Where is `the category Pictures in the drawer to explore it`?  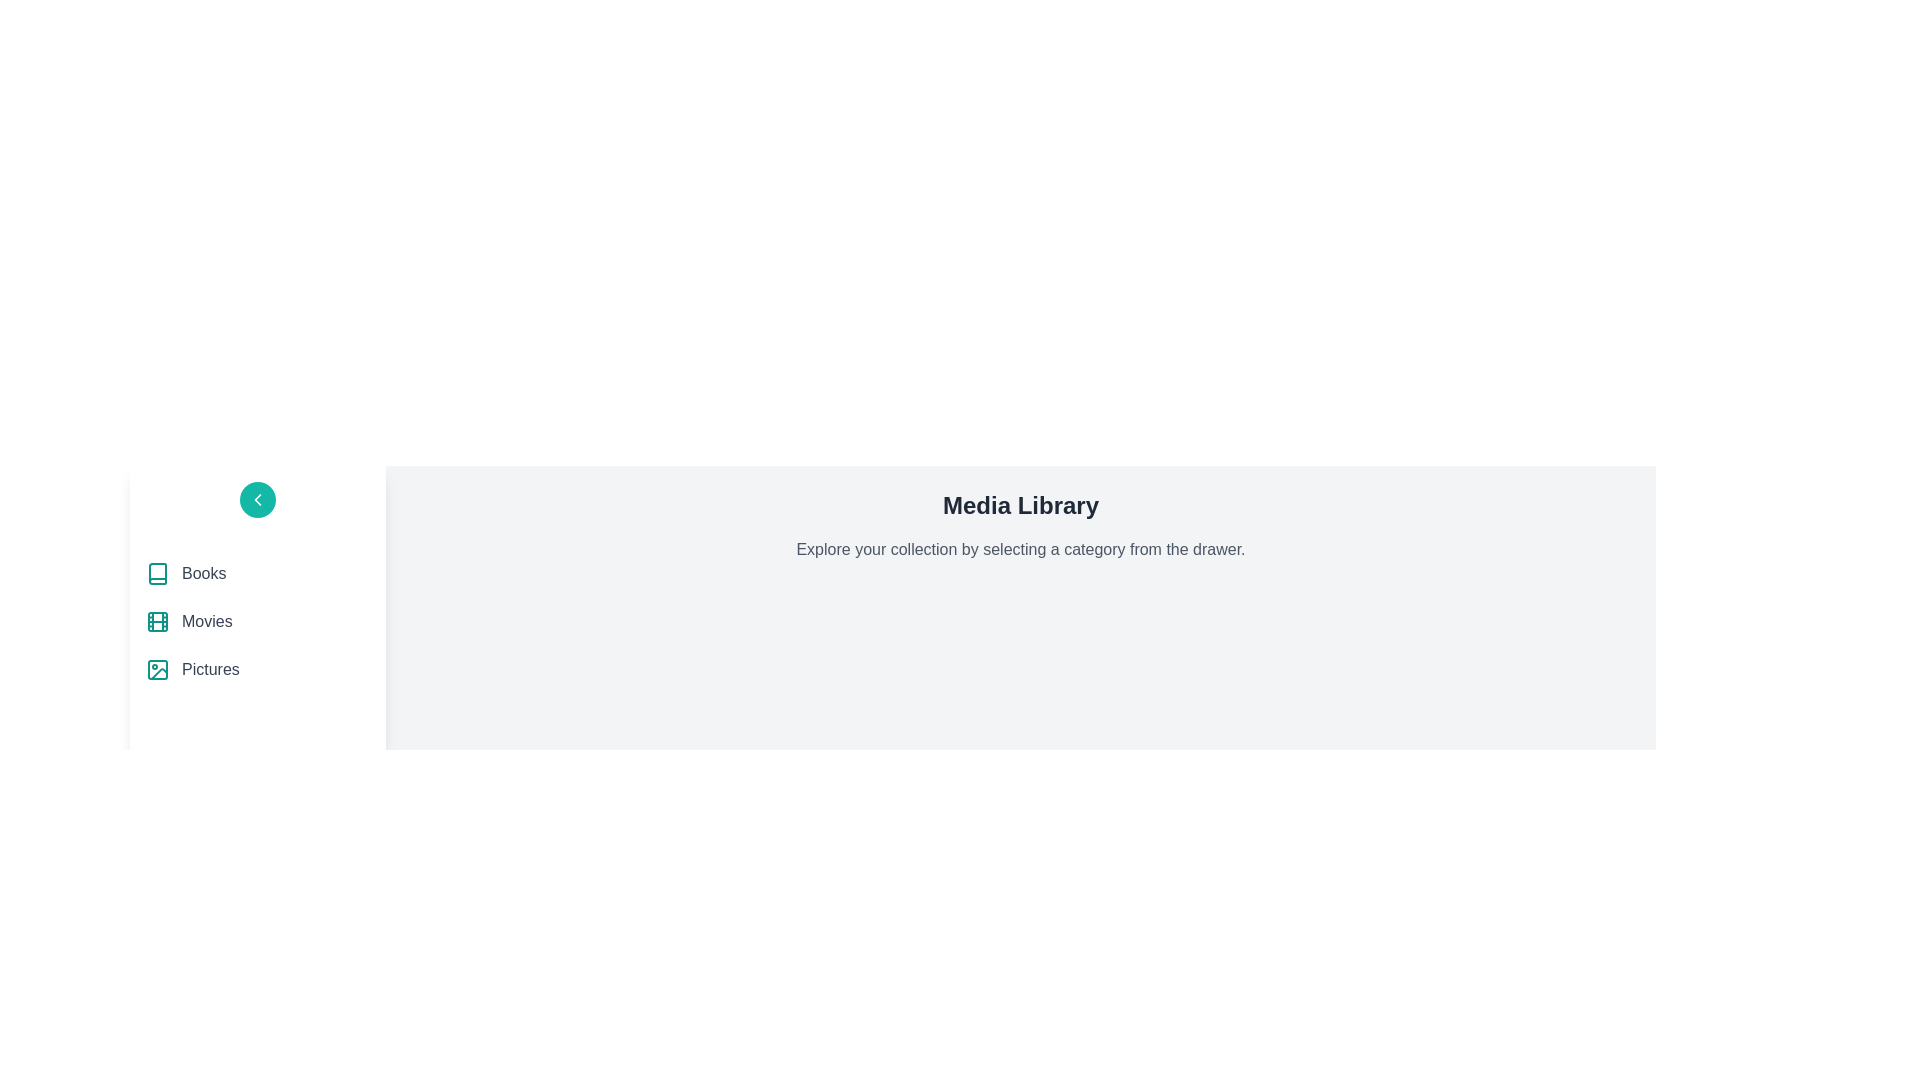 the category Pictures in the drawer to explore it is located at coordinates (257, 670).